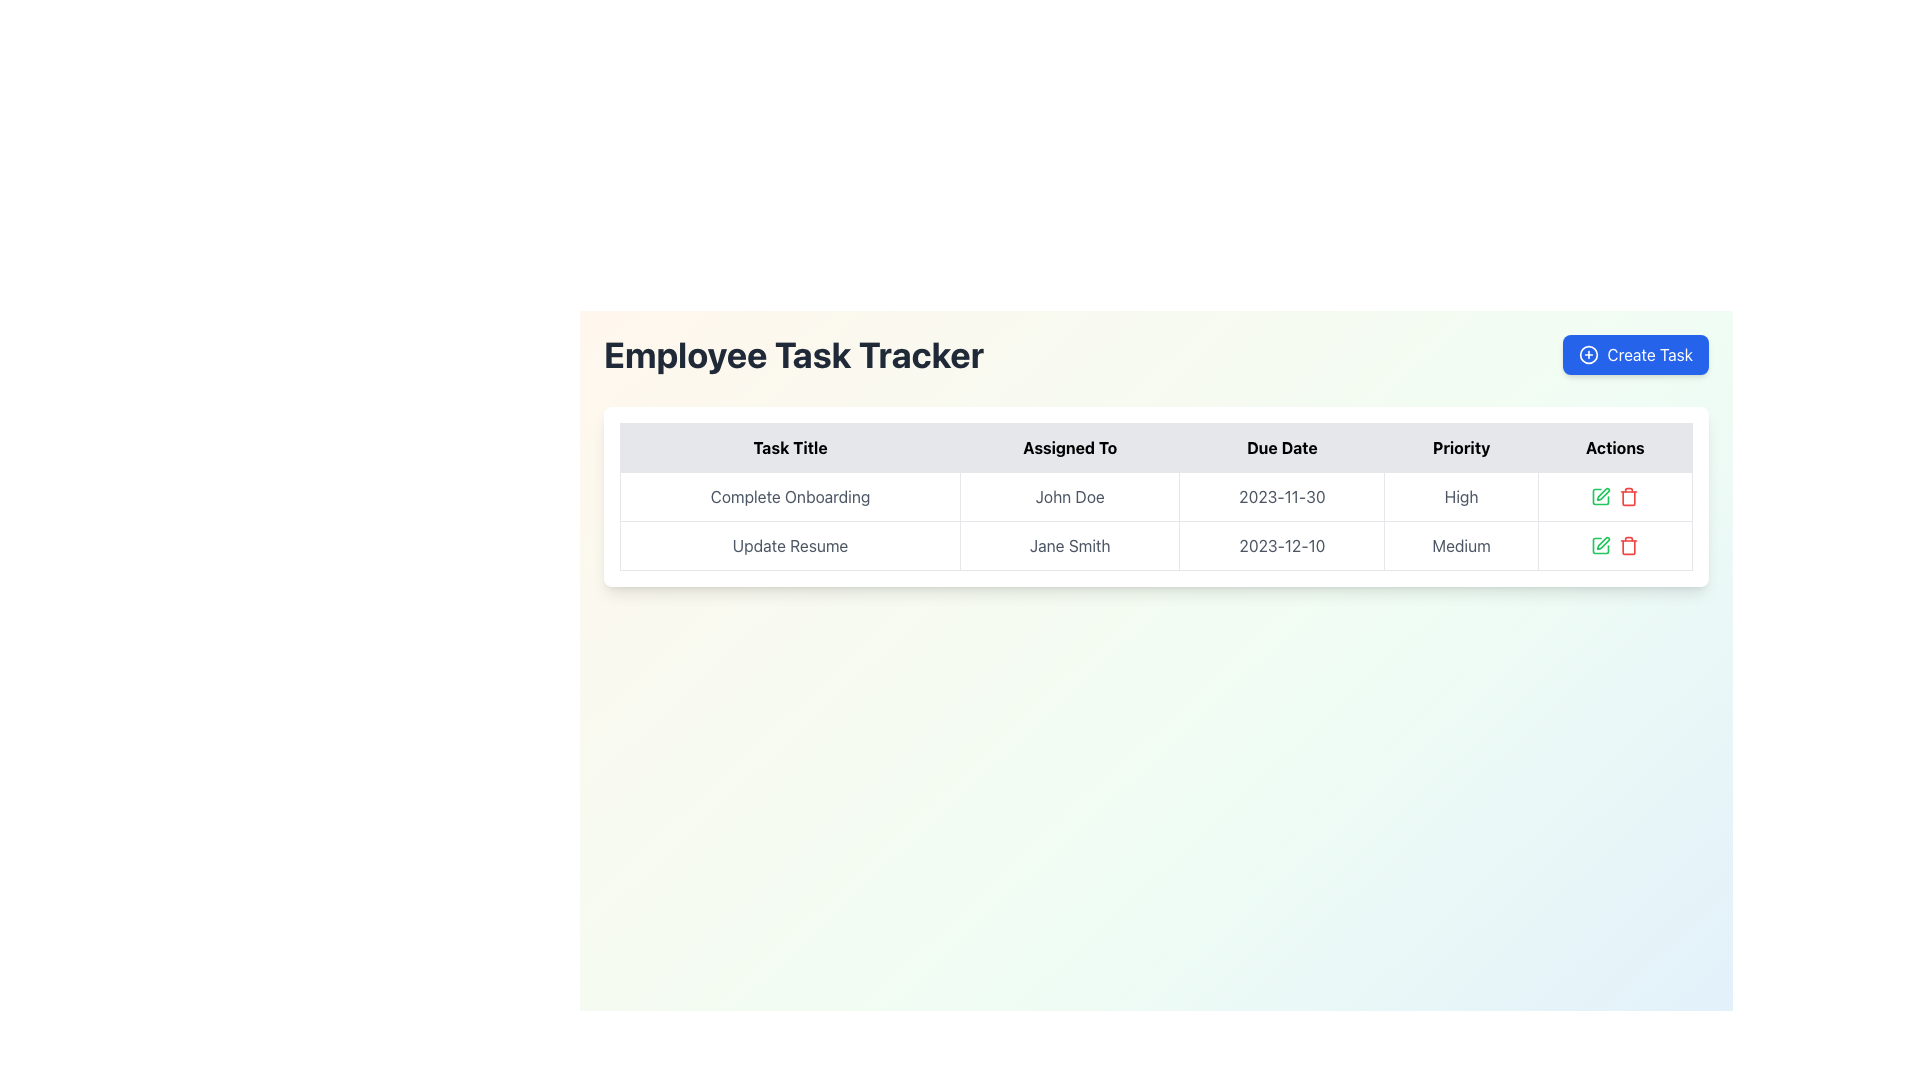 The image size is (1920, 1080). I want to click on the text display element showing 'Complete Onboarding' in the first row of the table under the 'Task Title' column, so click(789, 496).